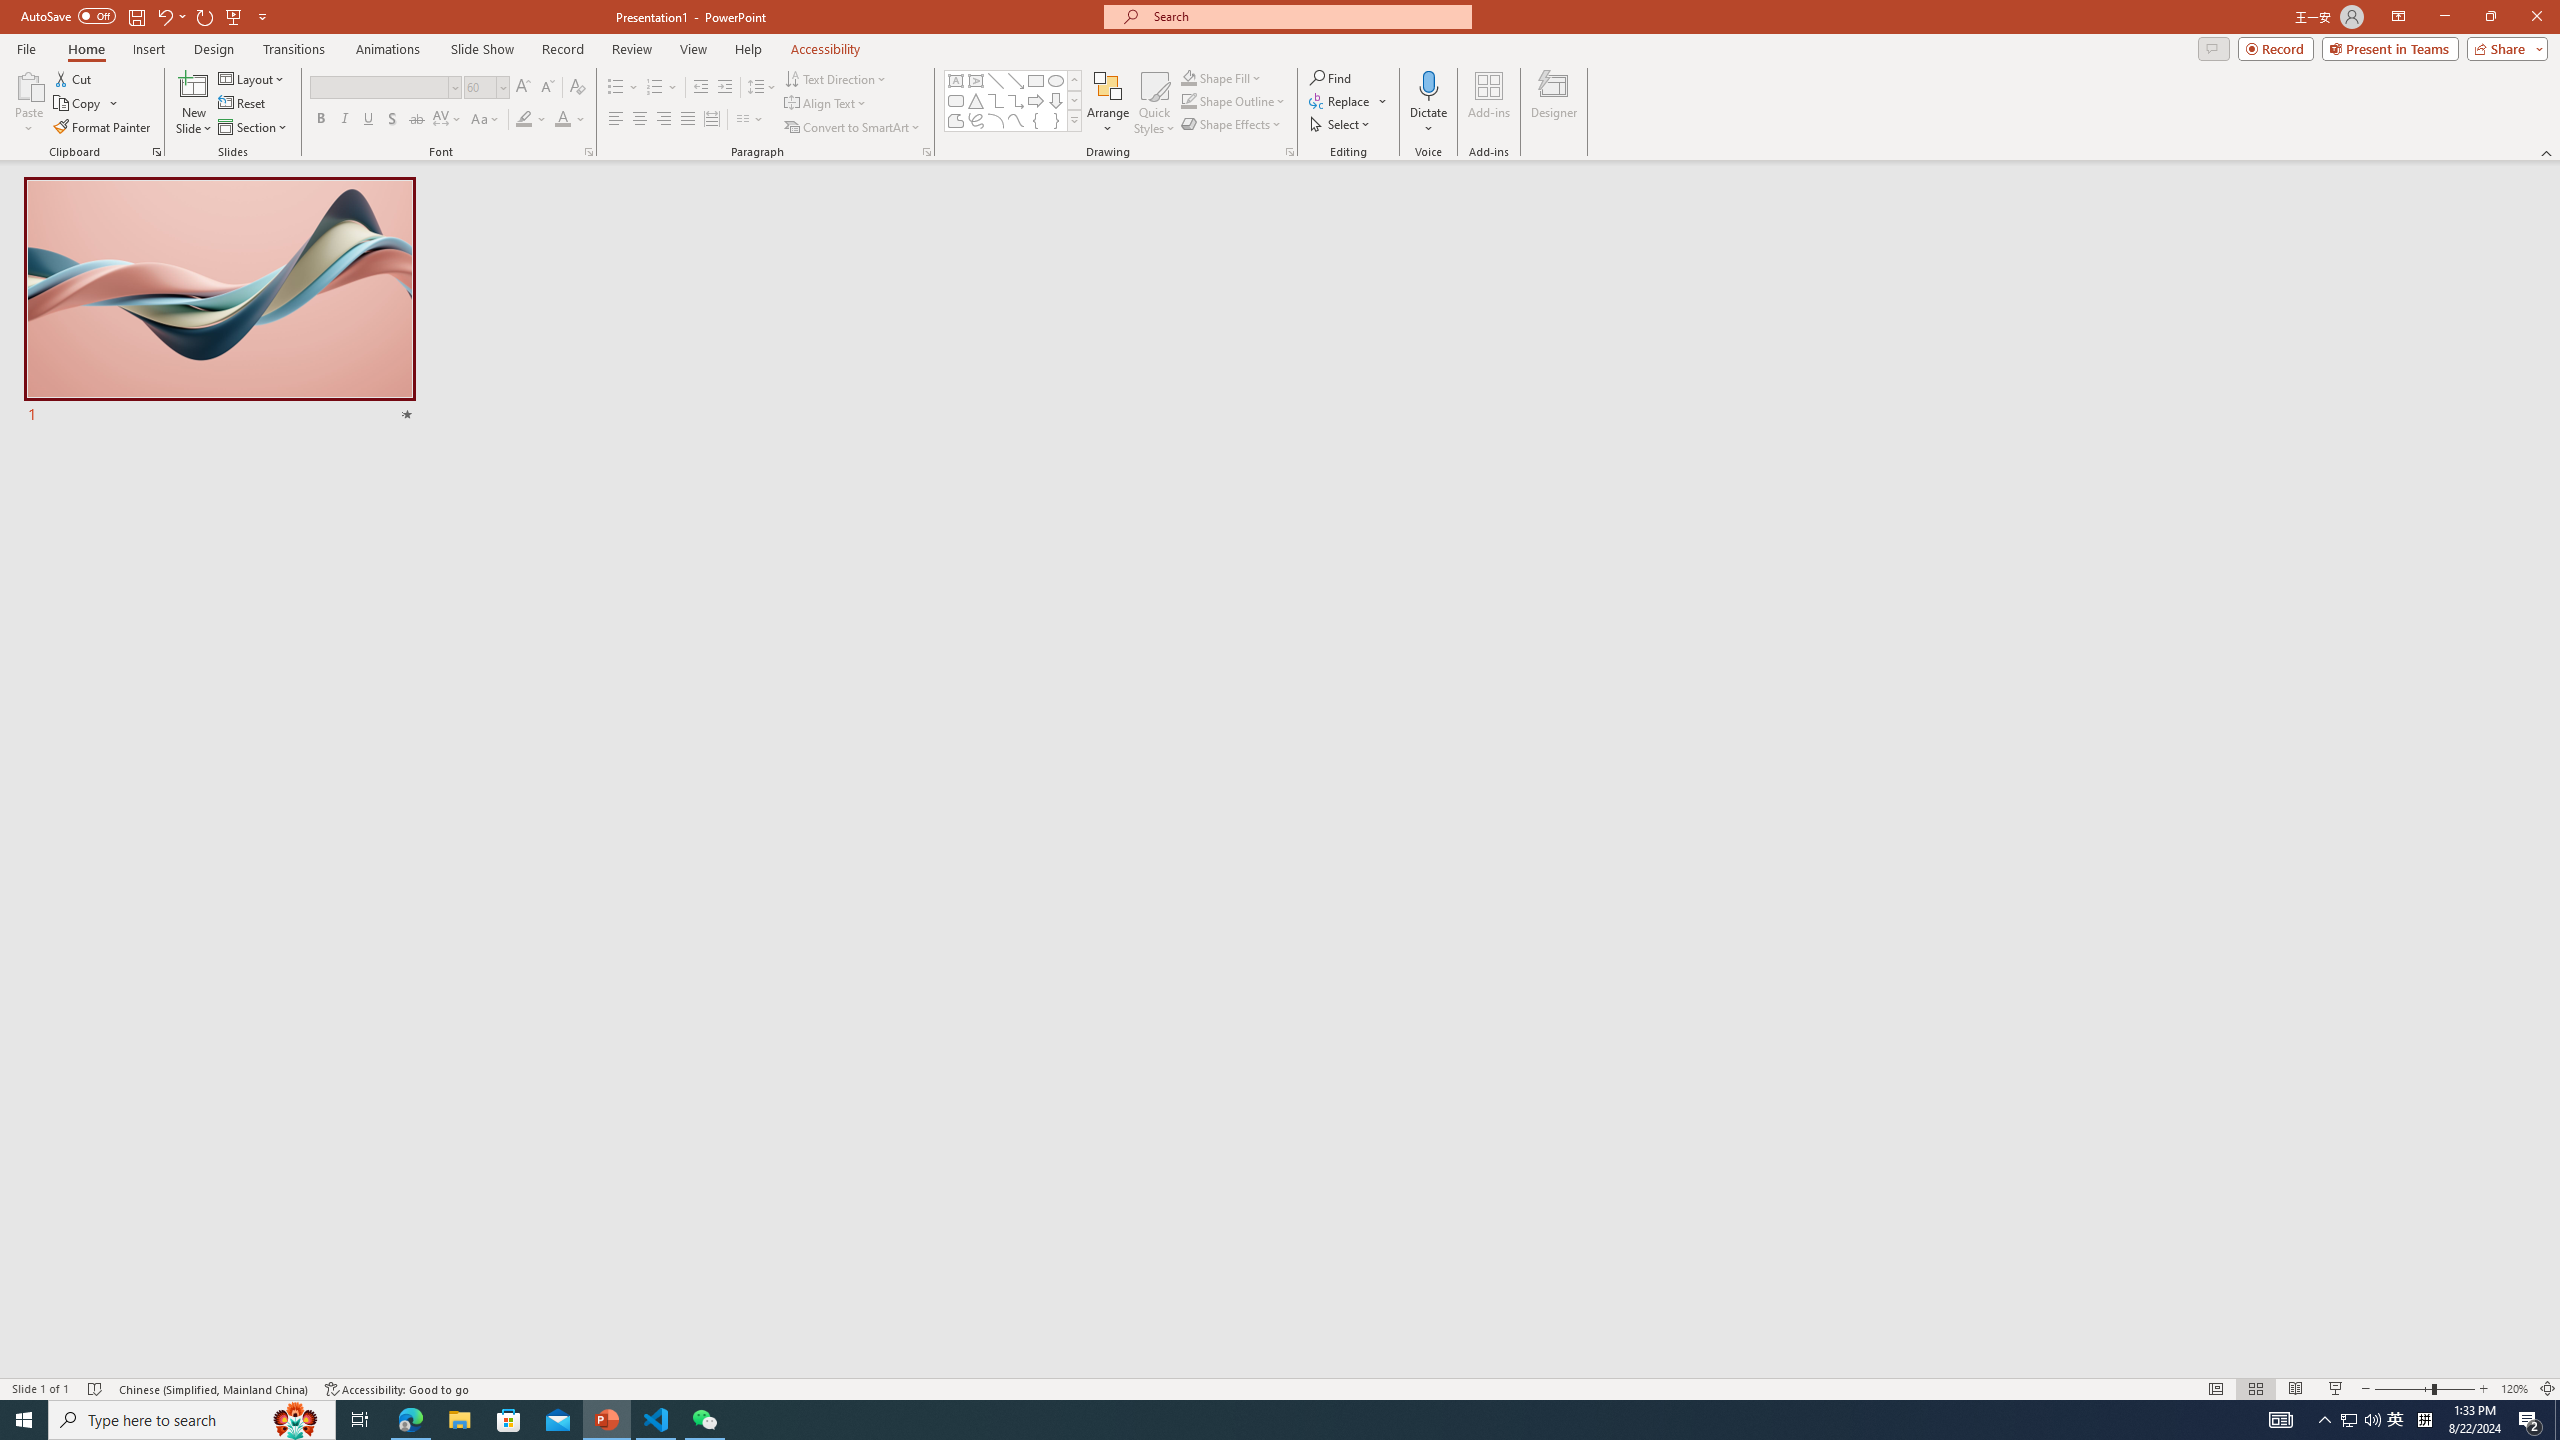  I want to click on 'Accessibility Checker Accessibility: Good to go', so click(398, 1389).